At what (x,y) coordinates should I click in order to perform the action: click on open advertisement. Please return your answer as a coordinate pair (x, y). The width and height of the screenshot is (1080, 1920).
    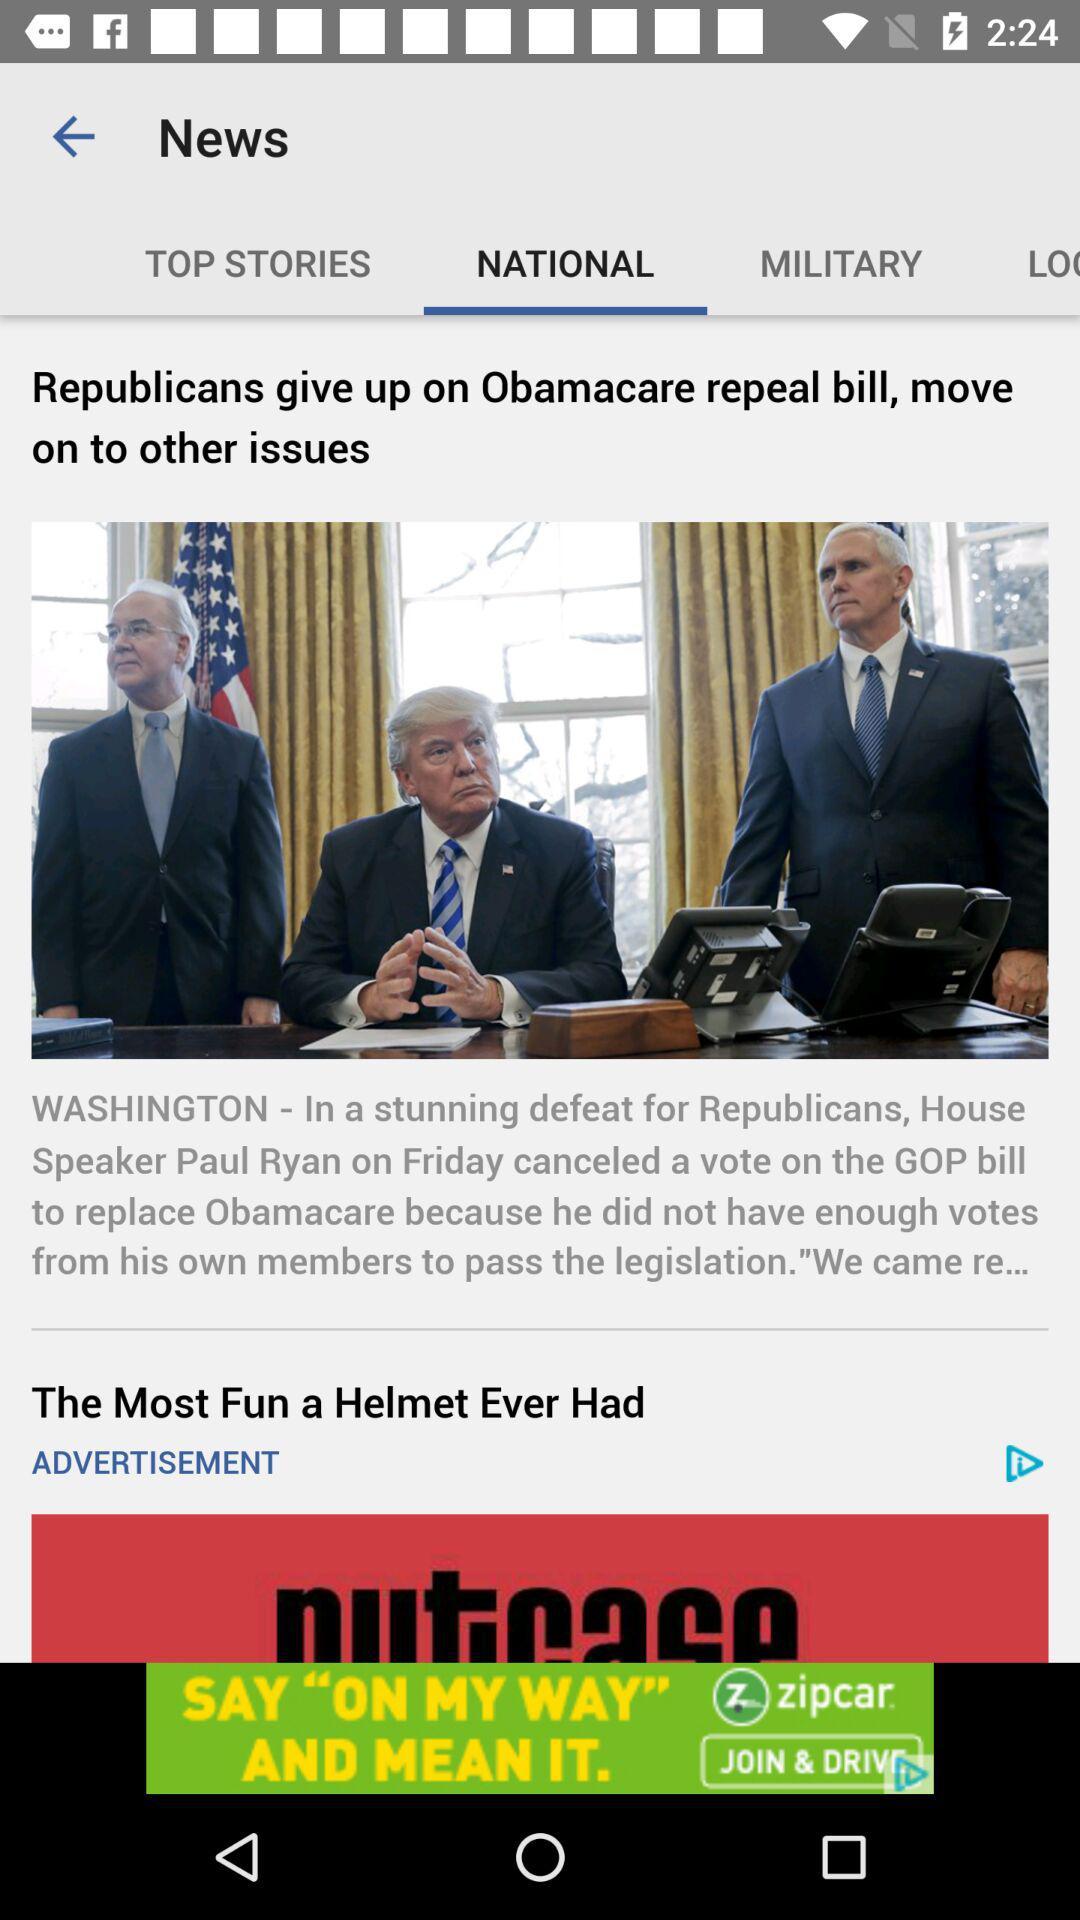
    Looking at the image, I should click on (540, 1727).